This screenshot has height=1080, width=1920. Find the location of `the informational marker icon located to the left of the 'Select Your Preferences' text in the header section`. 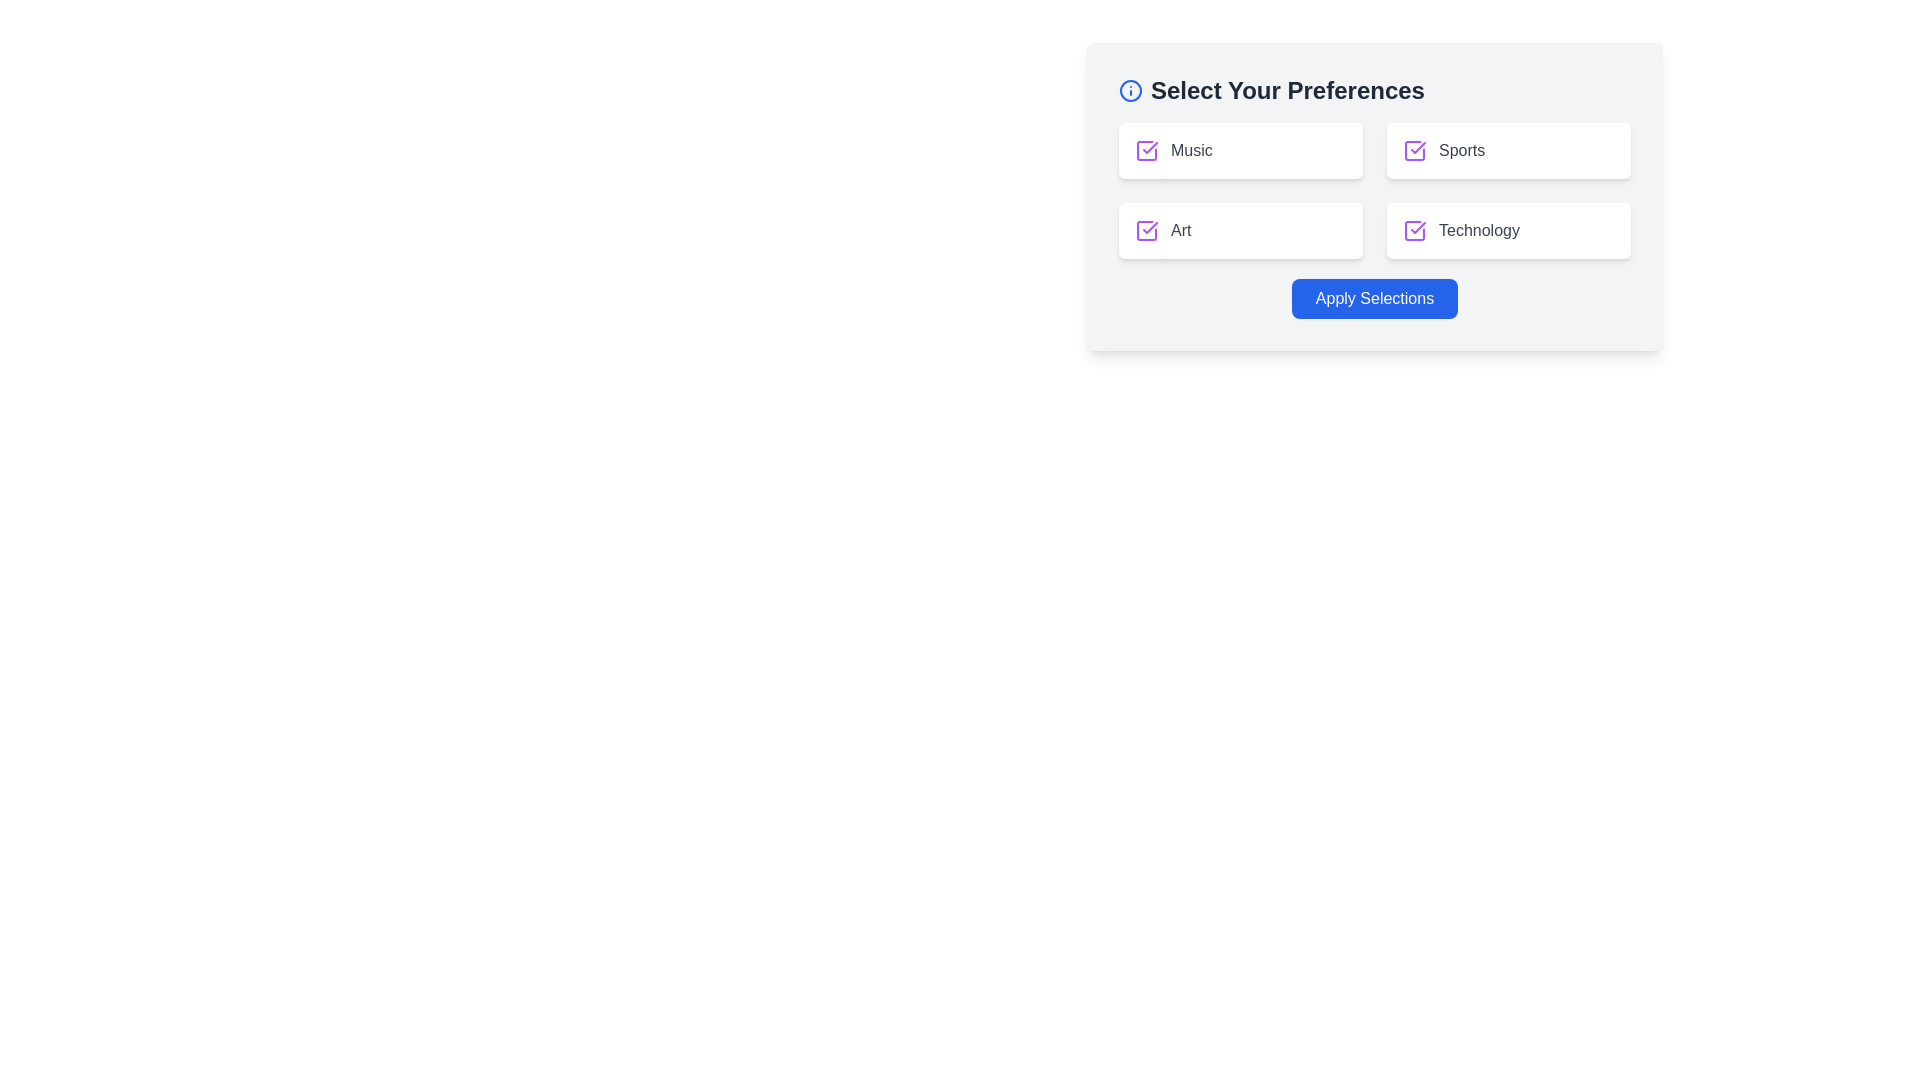

the informational marker icon located to the left of the 'Select Your Preferences' text in the header section is located at coordinates (1131, 91).